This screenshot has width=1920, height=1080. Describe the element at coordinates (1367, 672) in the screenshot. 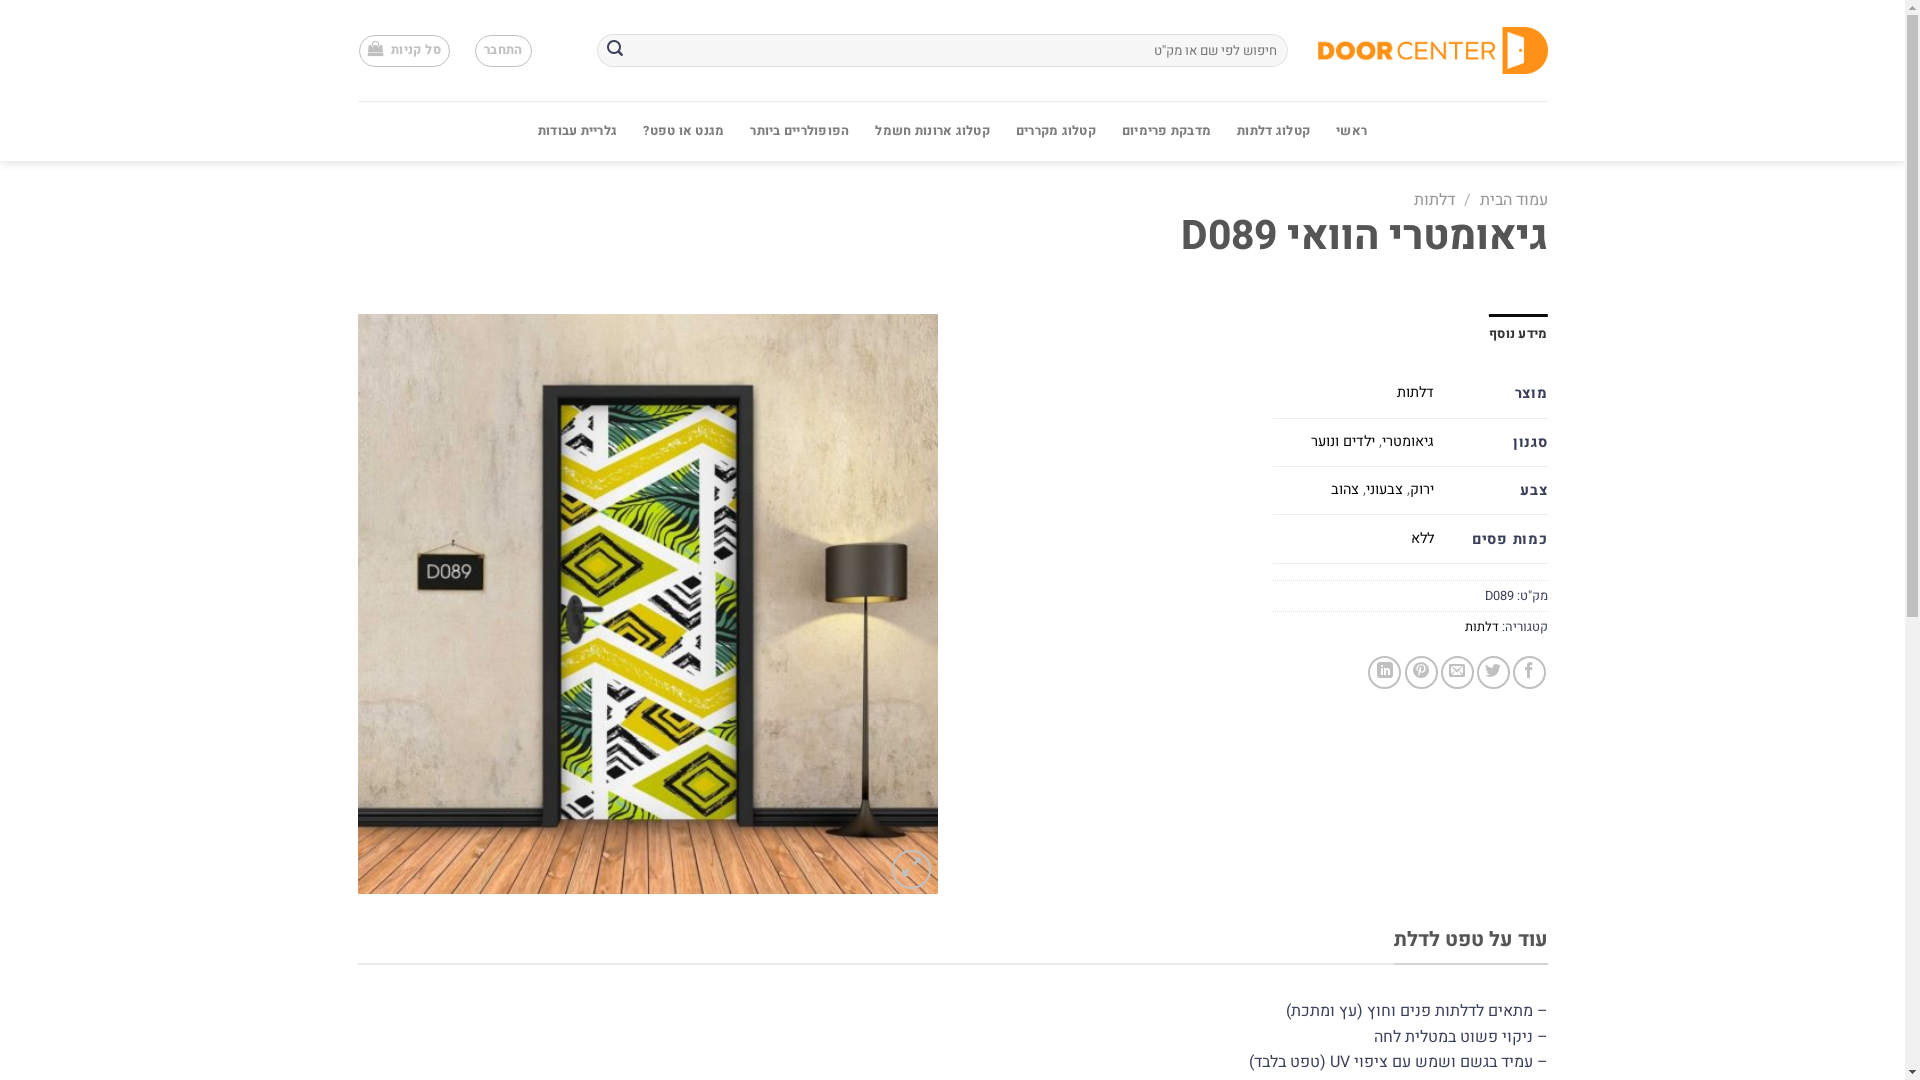

I see `'Share on LinkedIn'` at that location.